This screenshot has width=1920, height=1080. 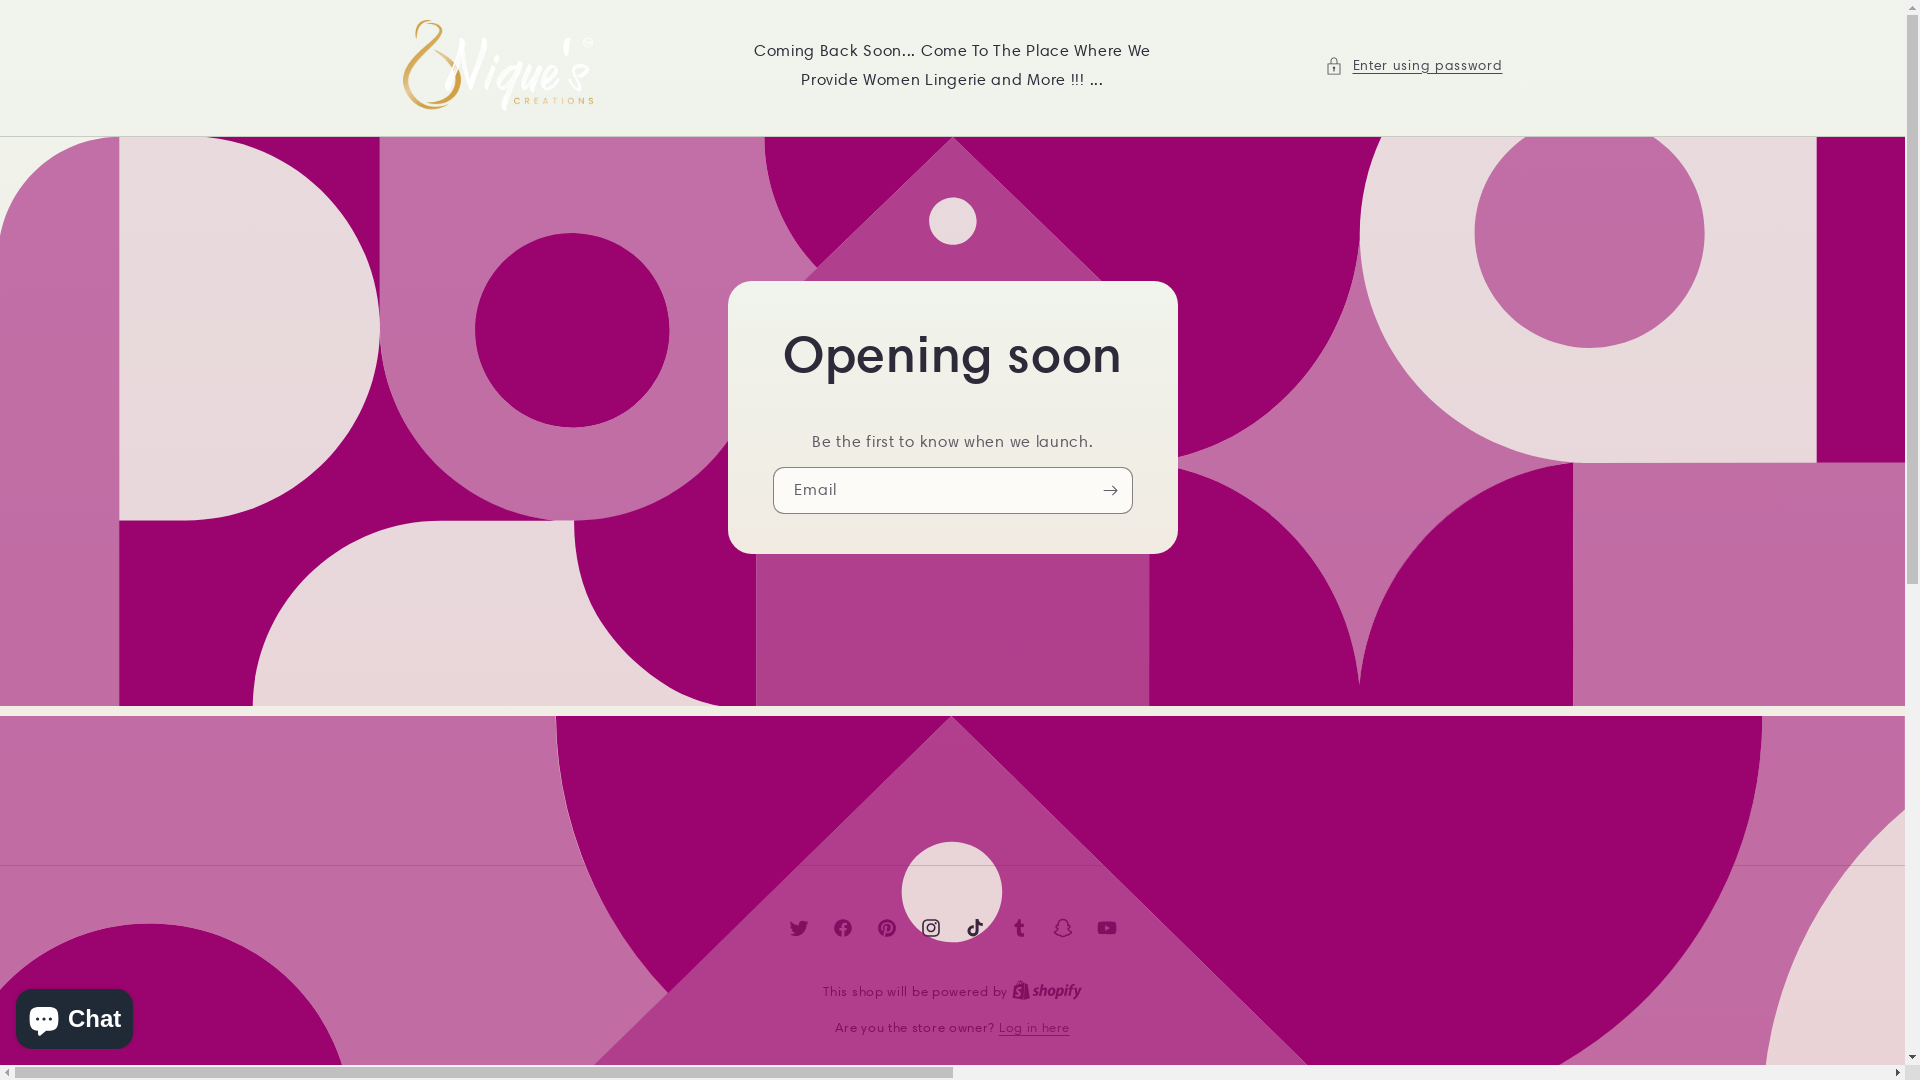 What do you see at coordinates (74, 1014) in the screenshot?
I see `'Shopify online store chat'` at bounding box center [74, 1014].